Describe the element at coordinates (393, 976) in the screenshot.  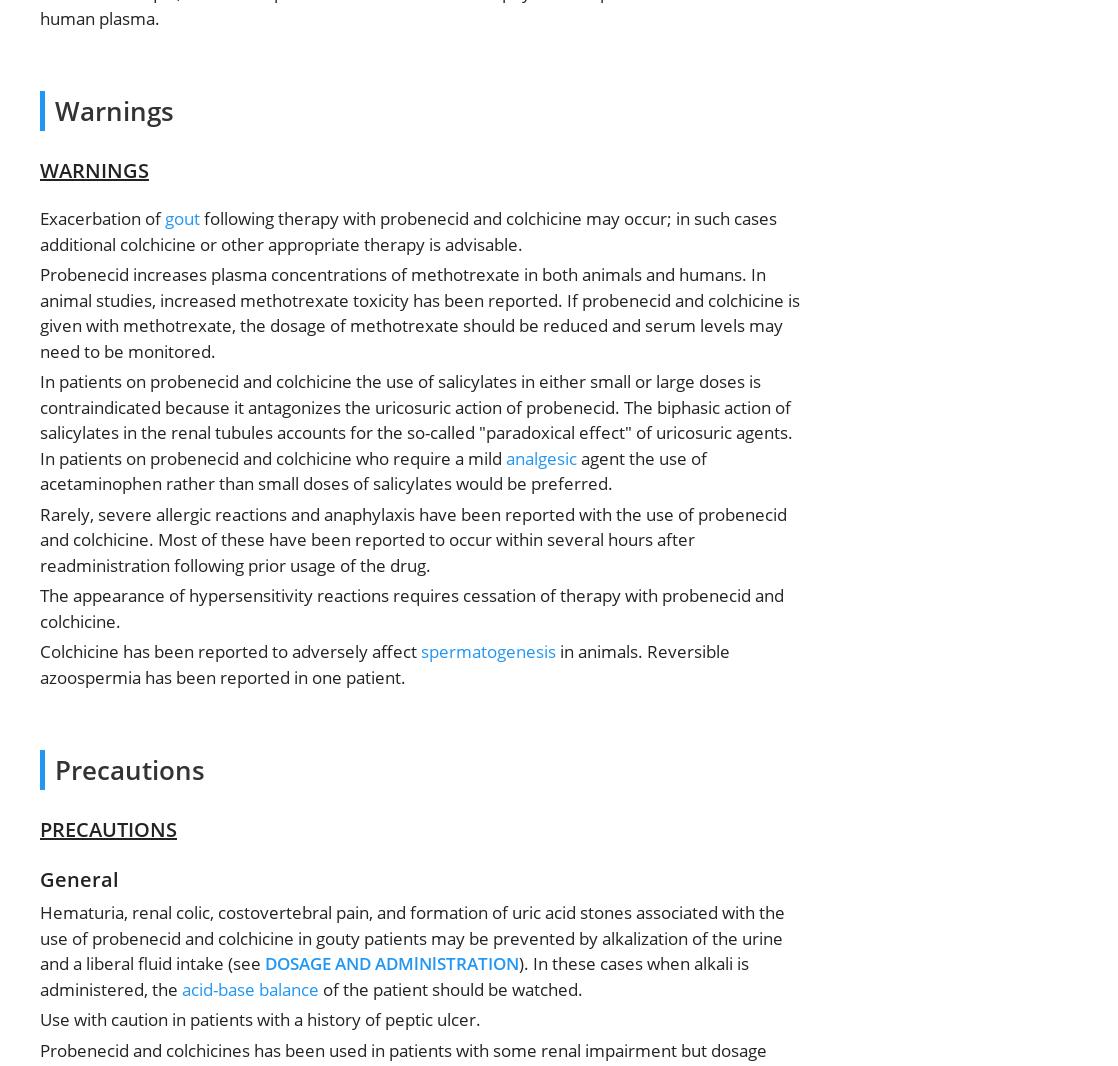
I see `'). In these cases when alkali is administered, the'` at that location.